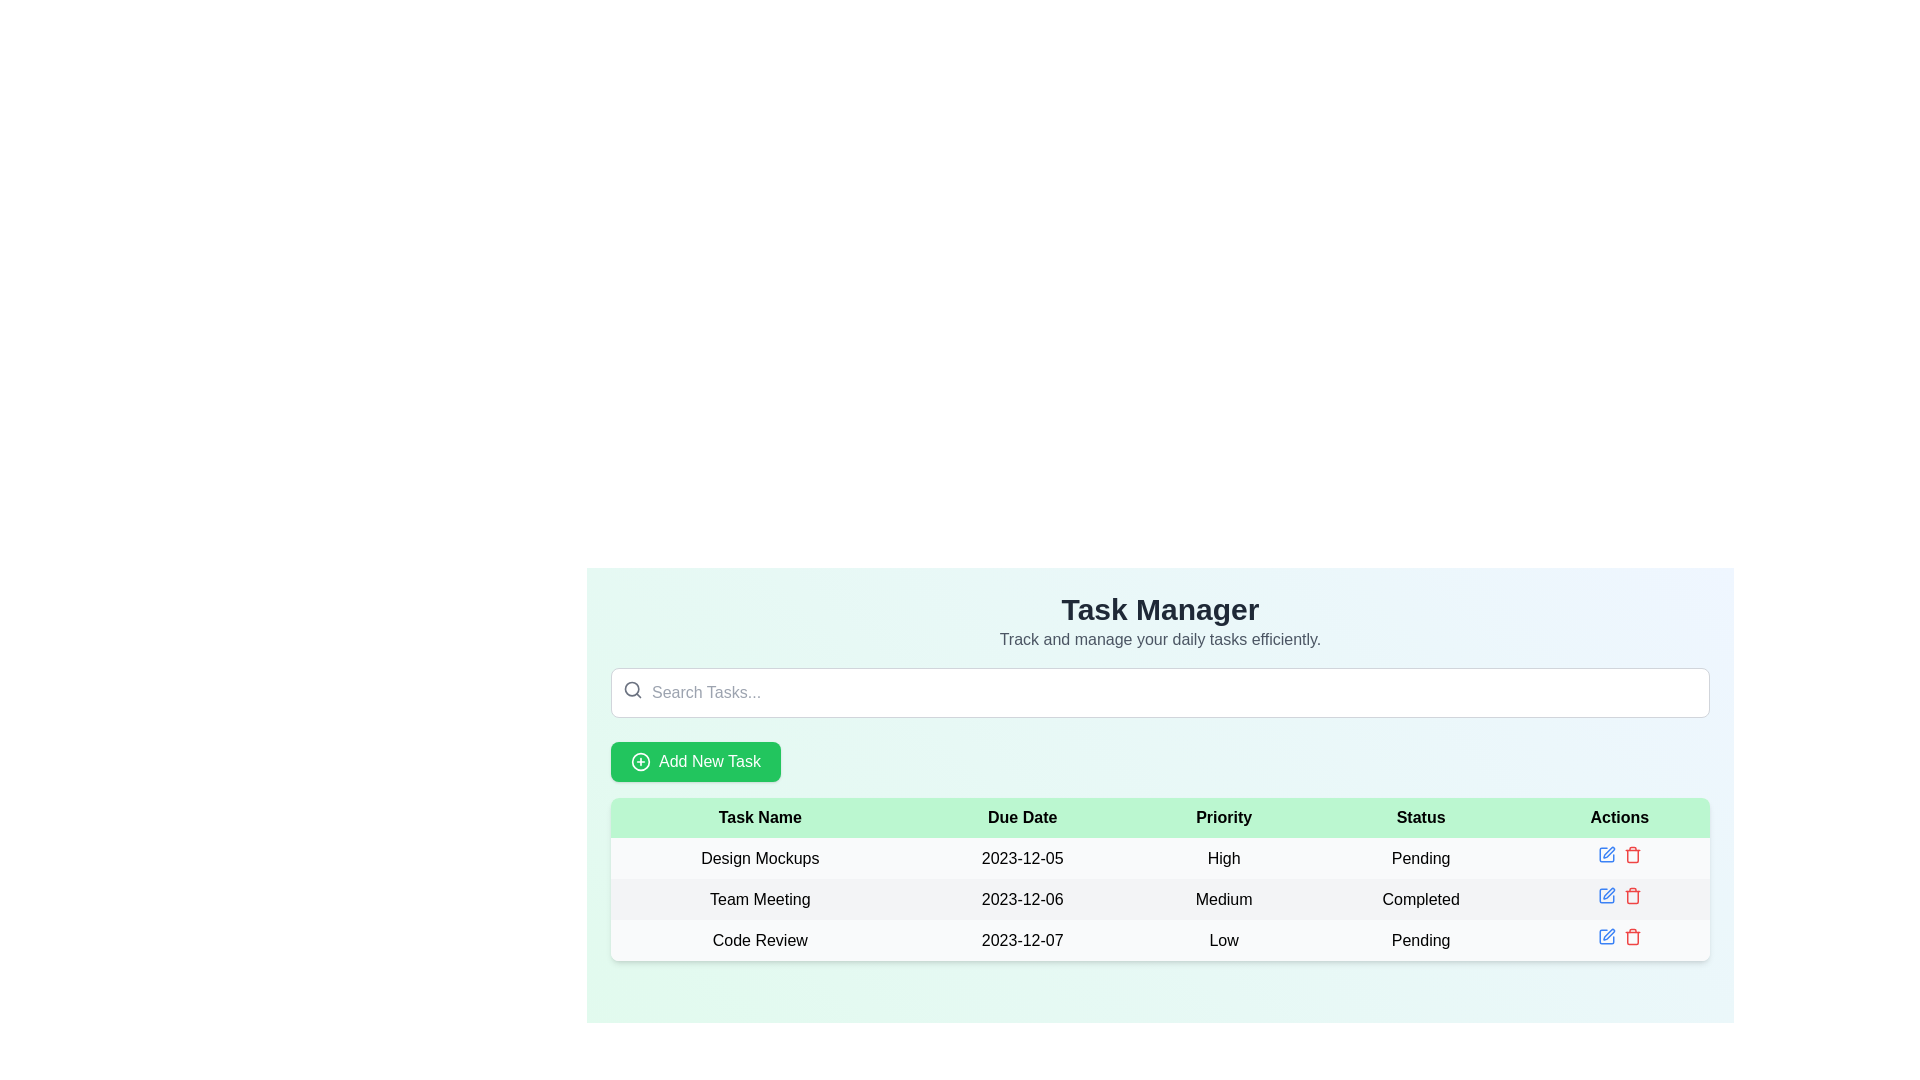  Describe the element at coordinates (1609, 934) in the screenshot. I see `the Graphic Icon in the 'Actions' column of the last row of the table, located next to the 'Delete' icon for the 'Code Review' task` at that location.